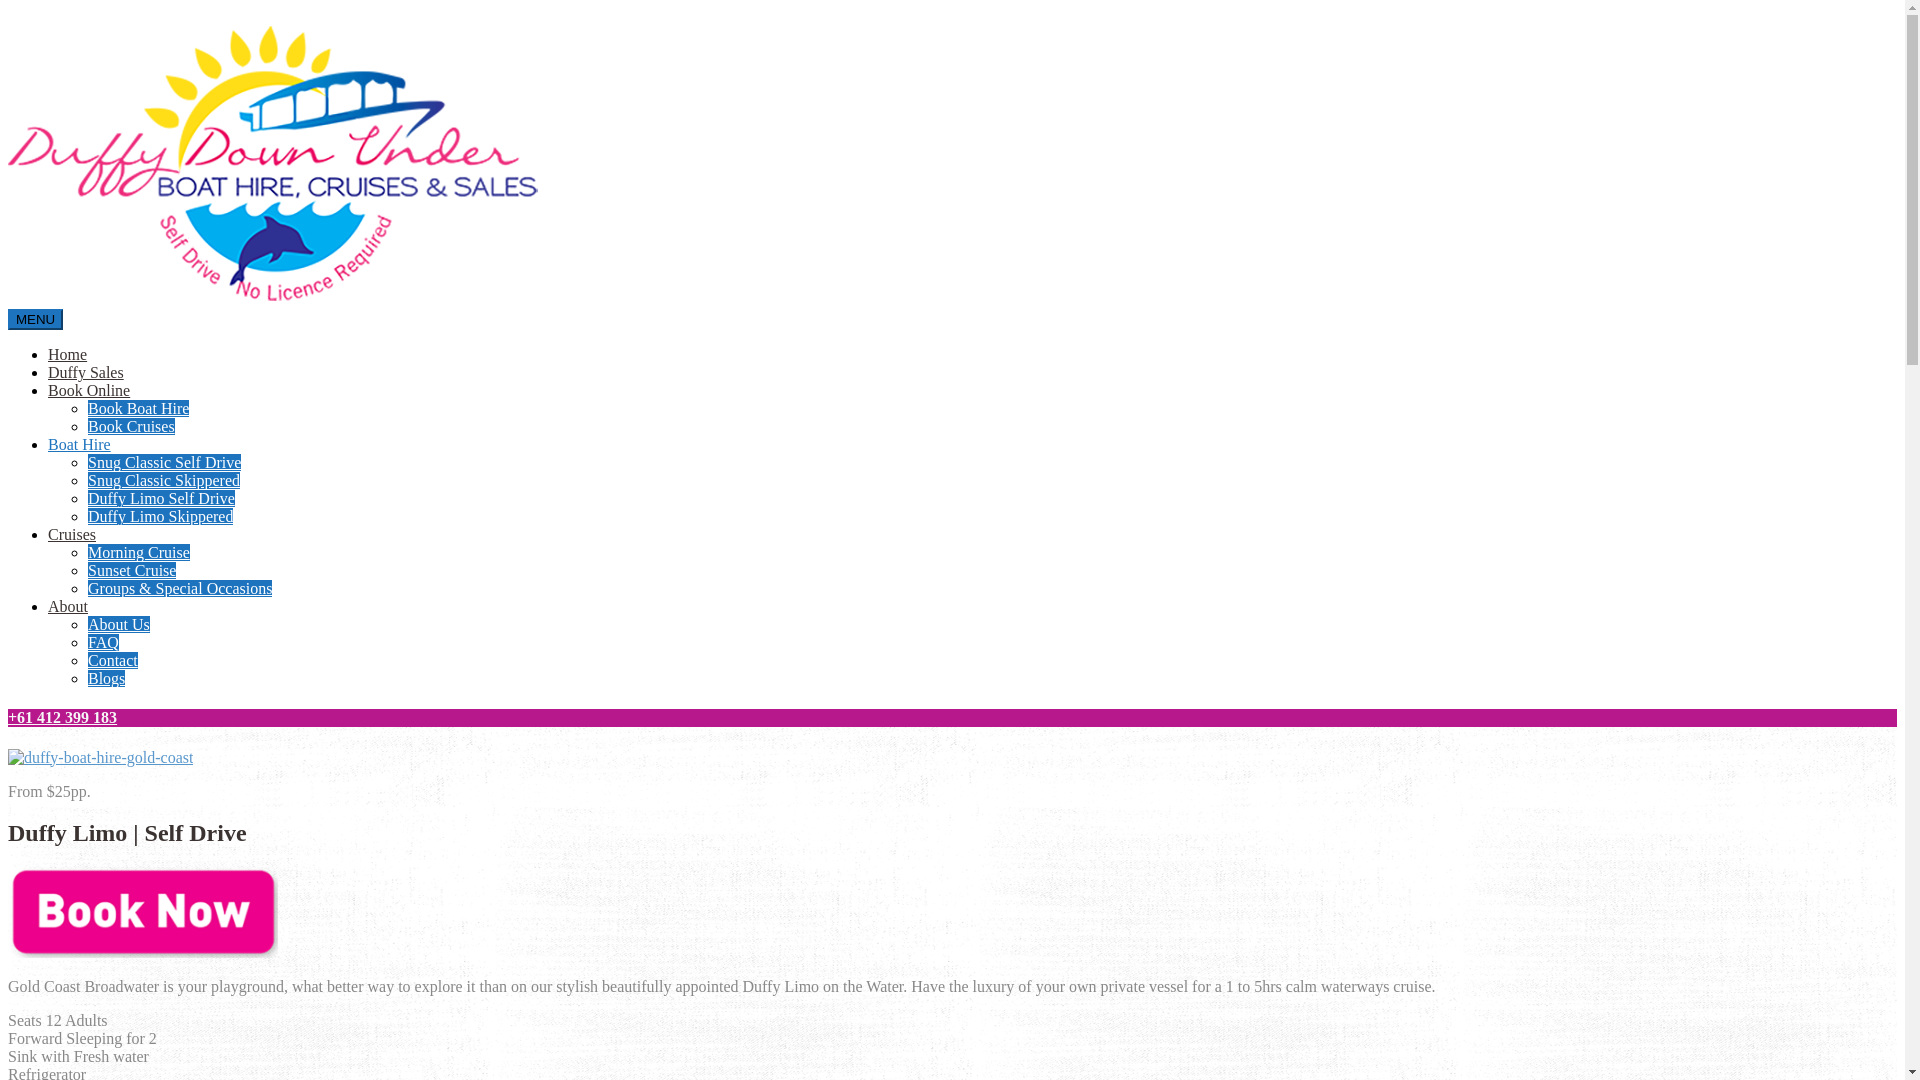 Image resolution: width=1920 pixels, height=1080 pixels. Describe the element at coordinates (102, 642) in the screenshot. I see `'FAQ'` at that location.